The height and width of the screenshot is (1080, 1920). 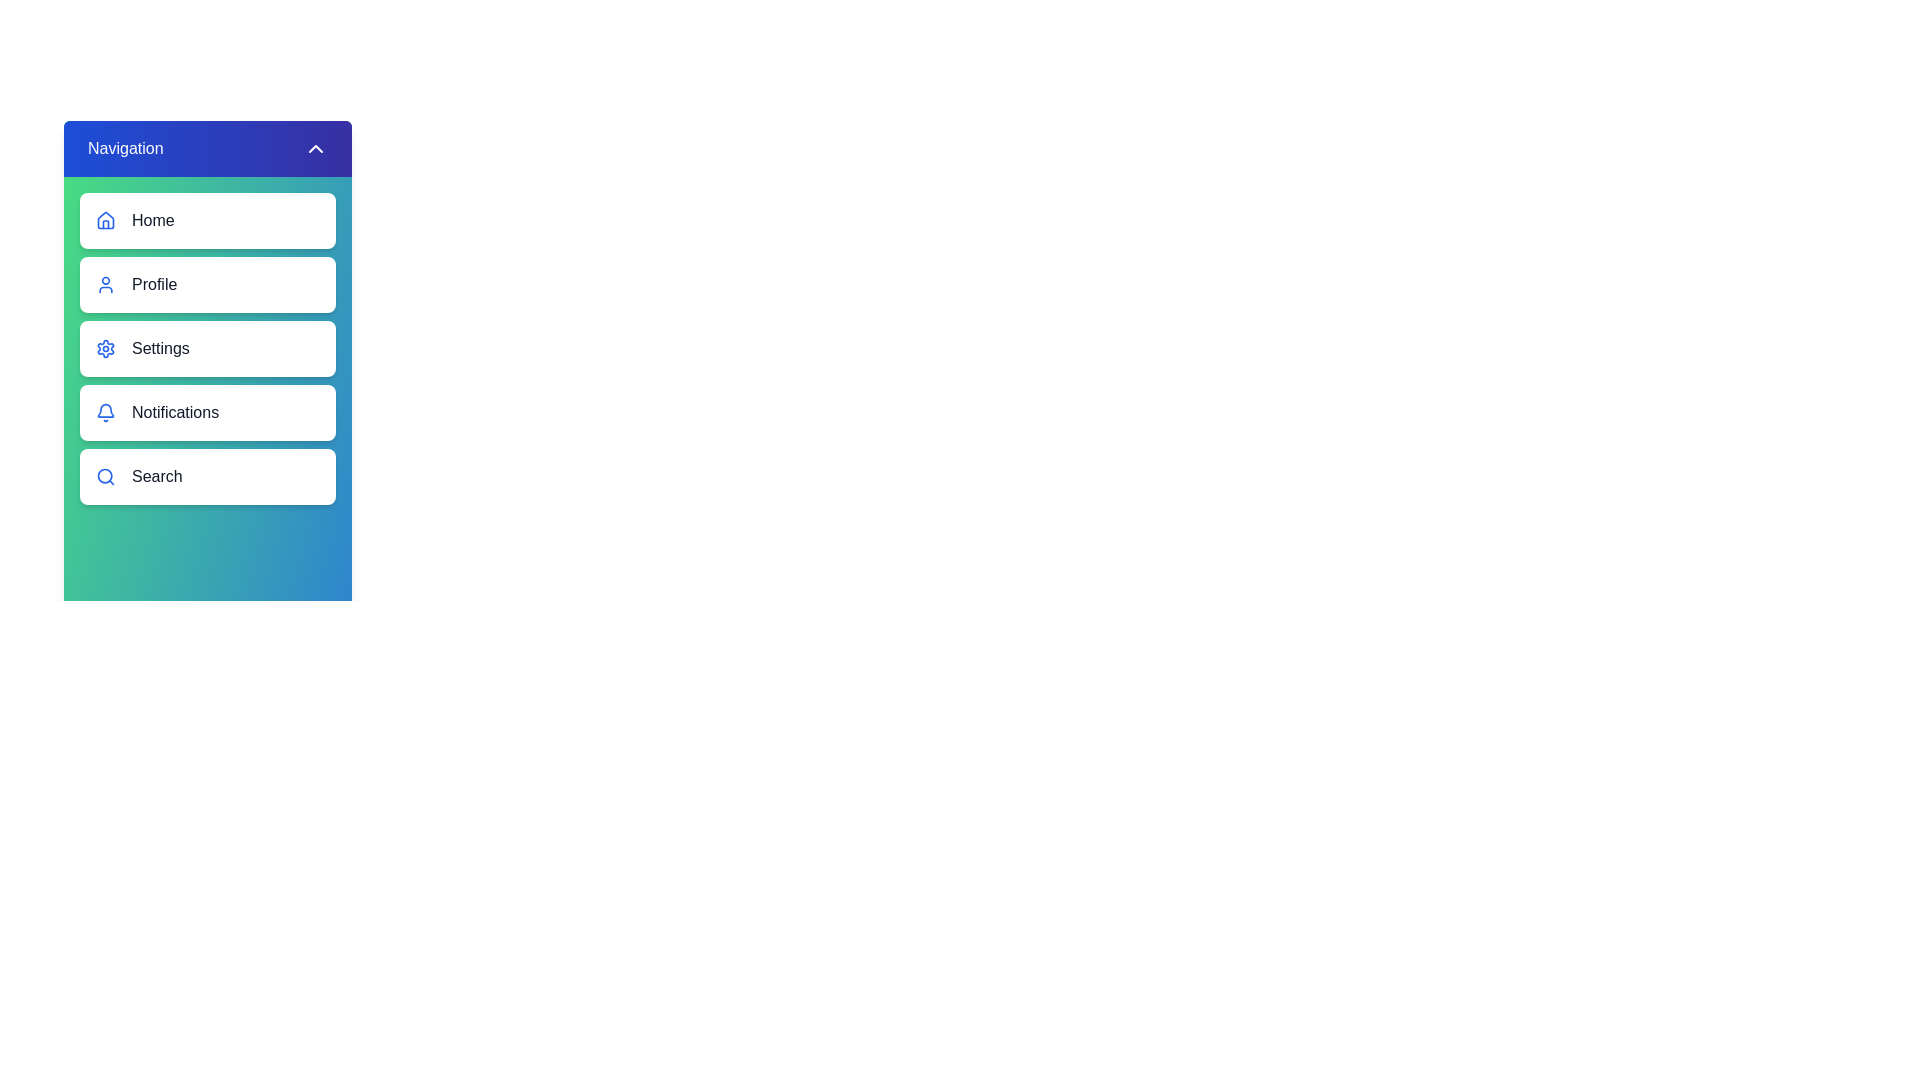 I want to click on the third button in the left-aligned sidebar navigation menu, so click(x=207, y=347).